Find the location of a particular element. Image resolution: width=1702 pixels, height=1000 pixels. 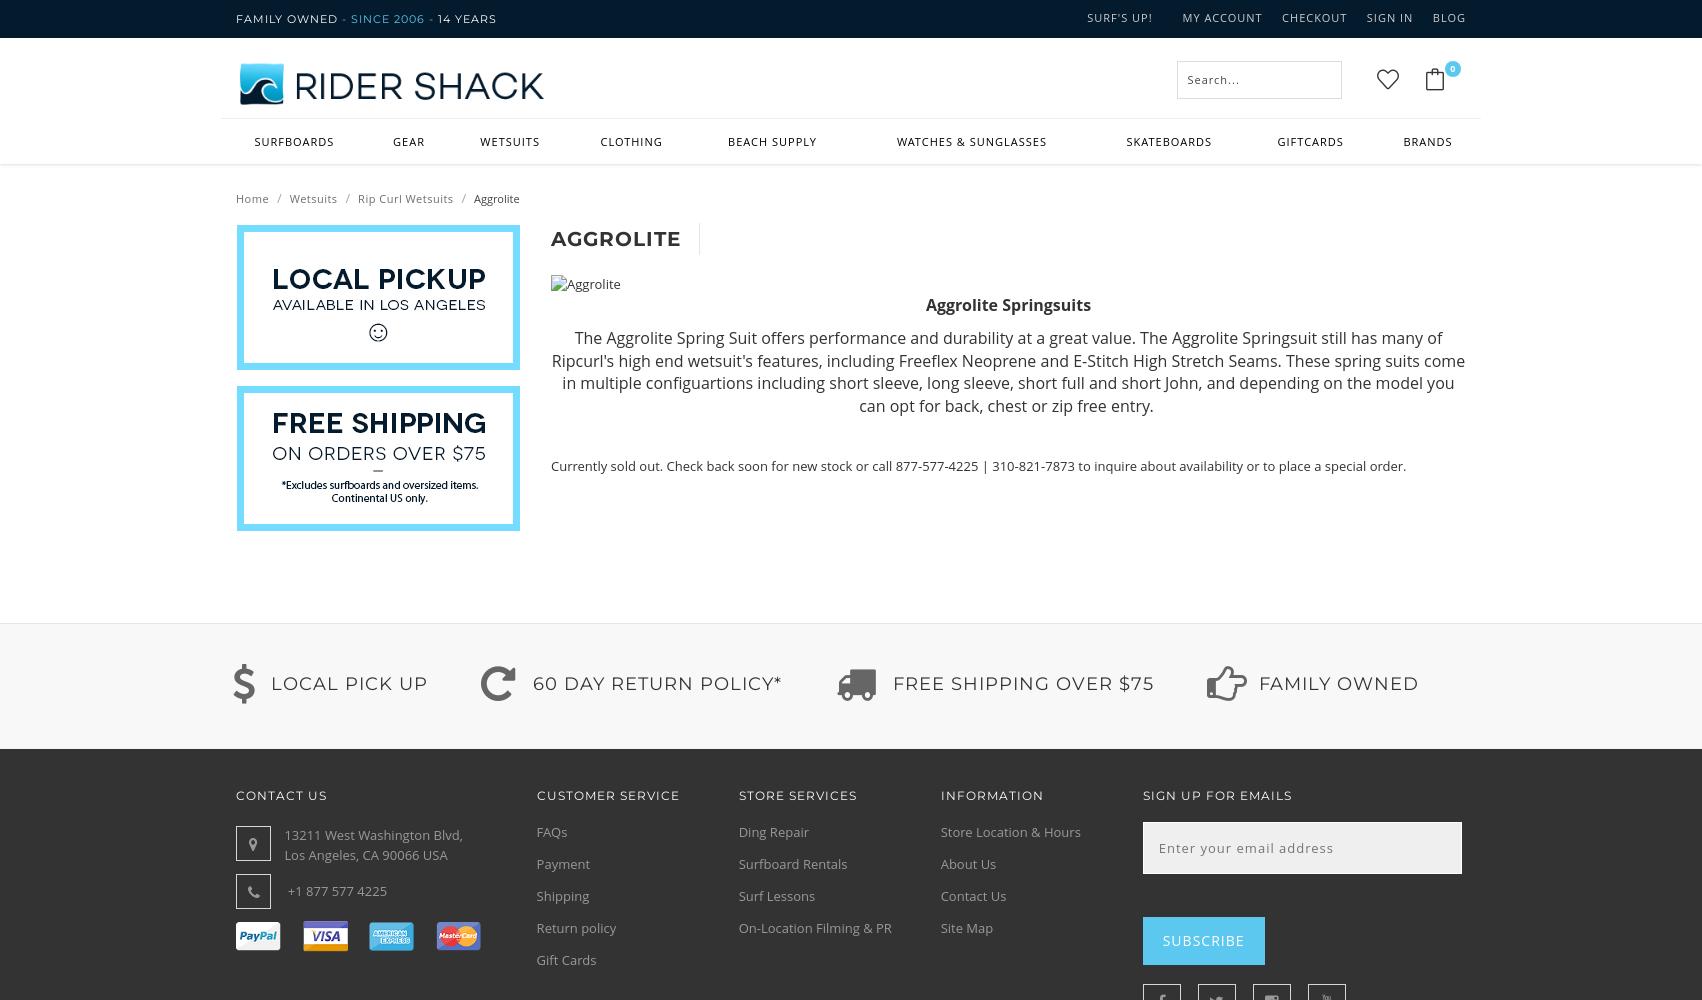

'My Account' is located at coordinates (1222, 17).